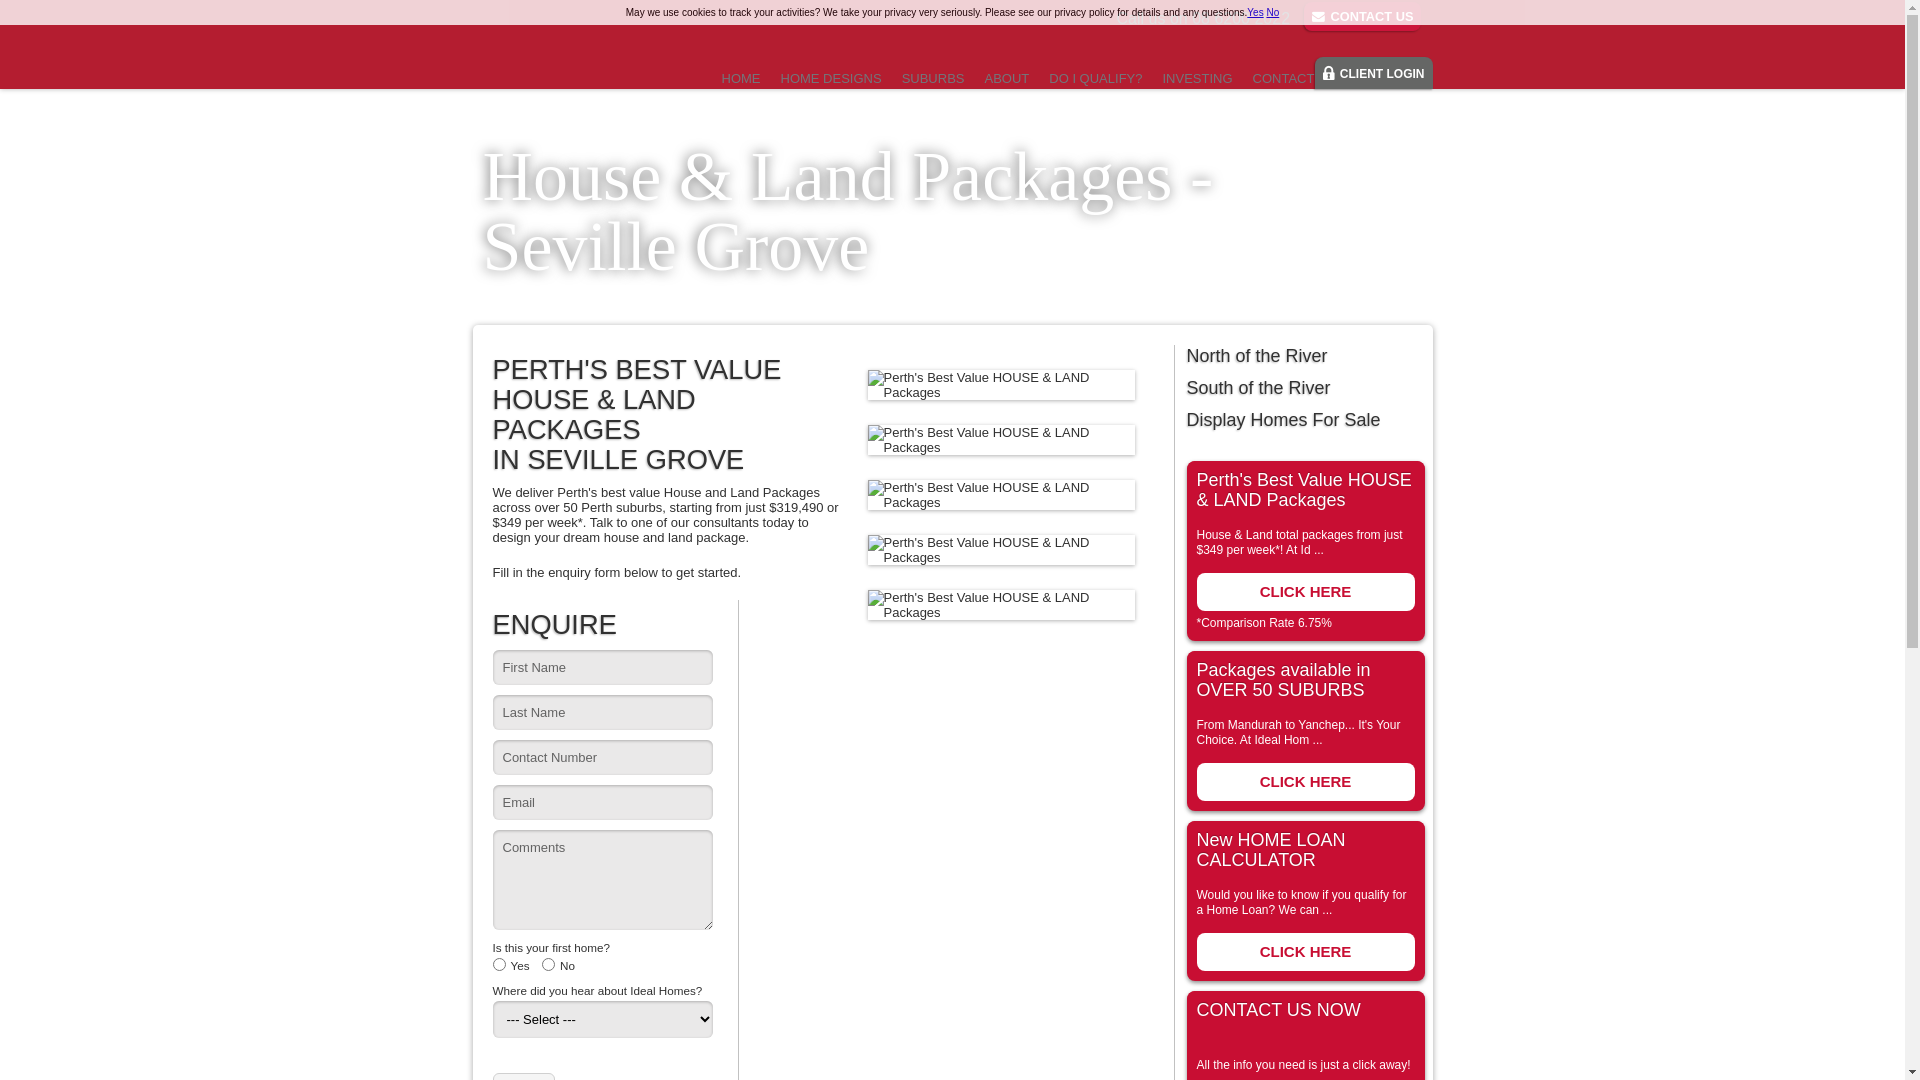 This screenshot has height=1080, width=1920. Describe the element at coordinates (1361, 16) in the screenshot. I see `'CONTACT US'` at that location.